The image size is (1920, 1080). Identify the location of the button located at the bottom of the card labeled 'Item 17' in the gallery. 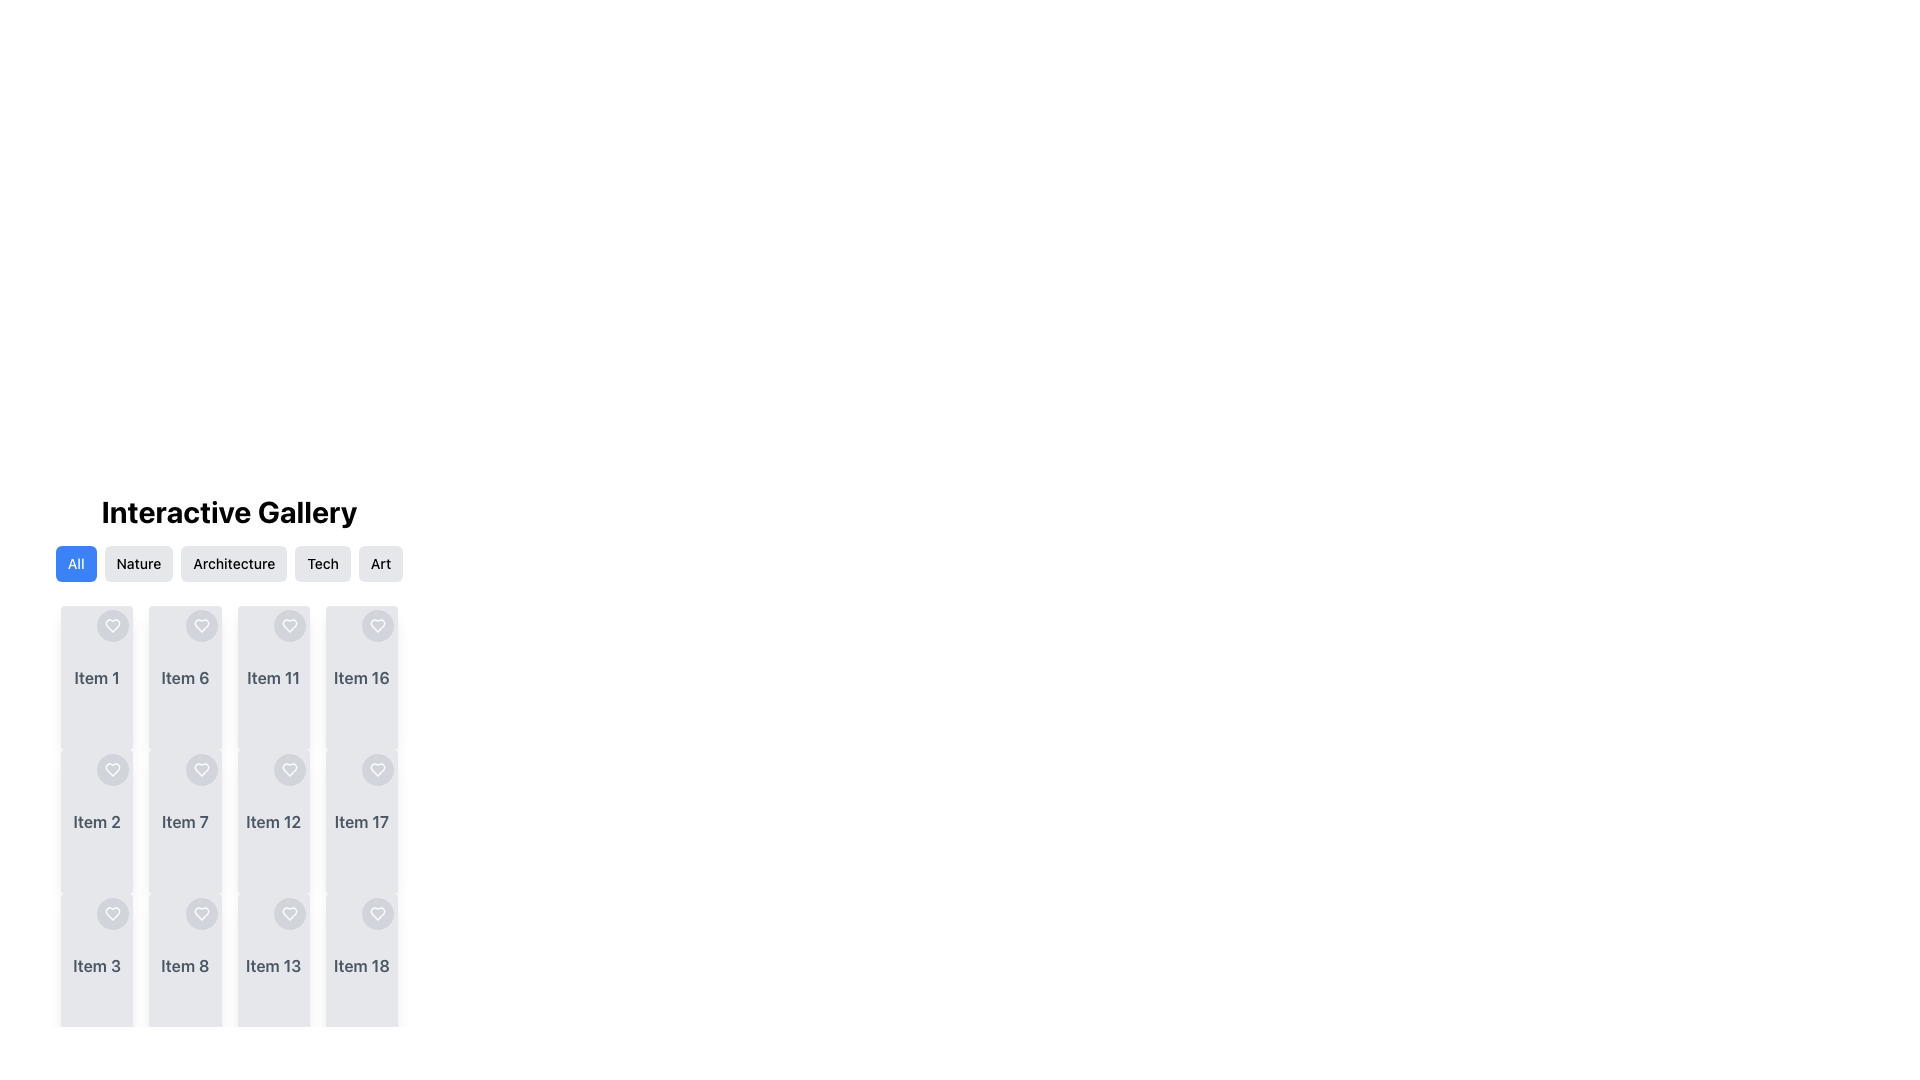
(361, 821).